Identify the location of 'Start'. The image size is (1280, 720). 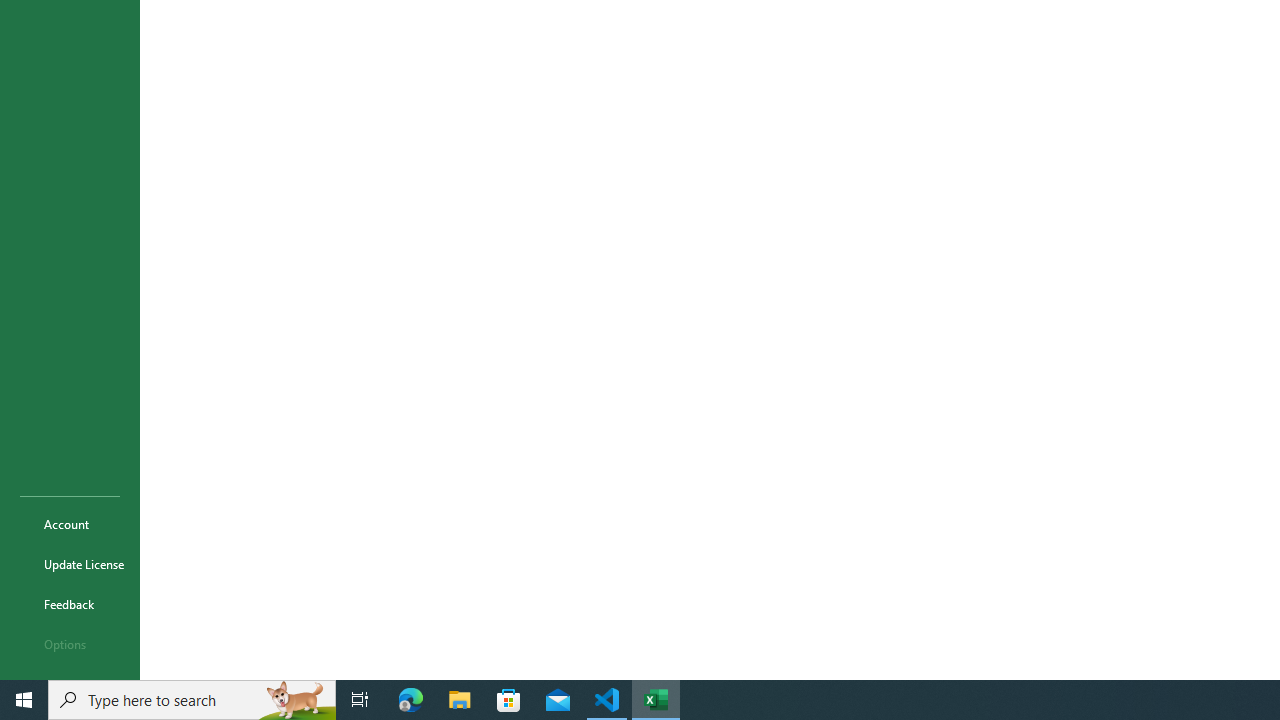
(24, 698).